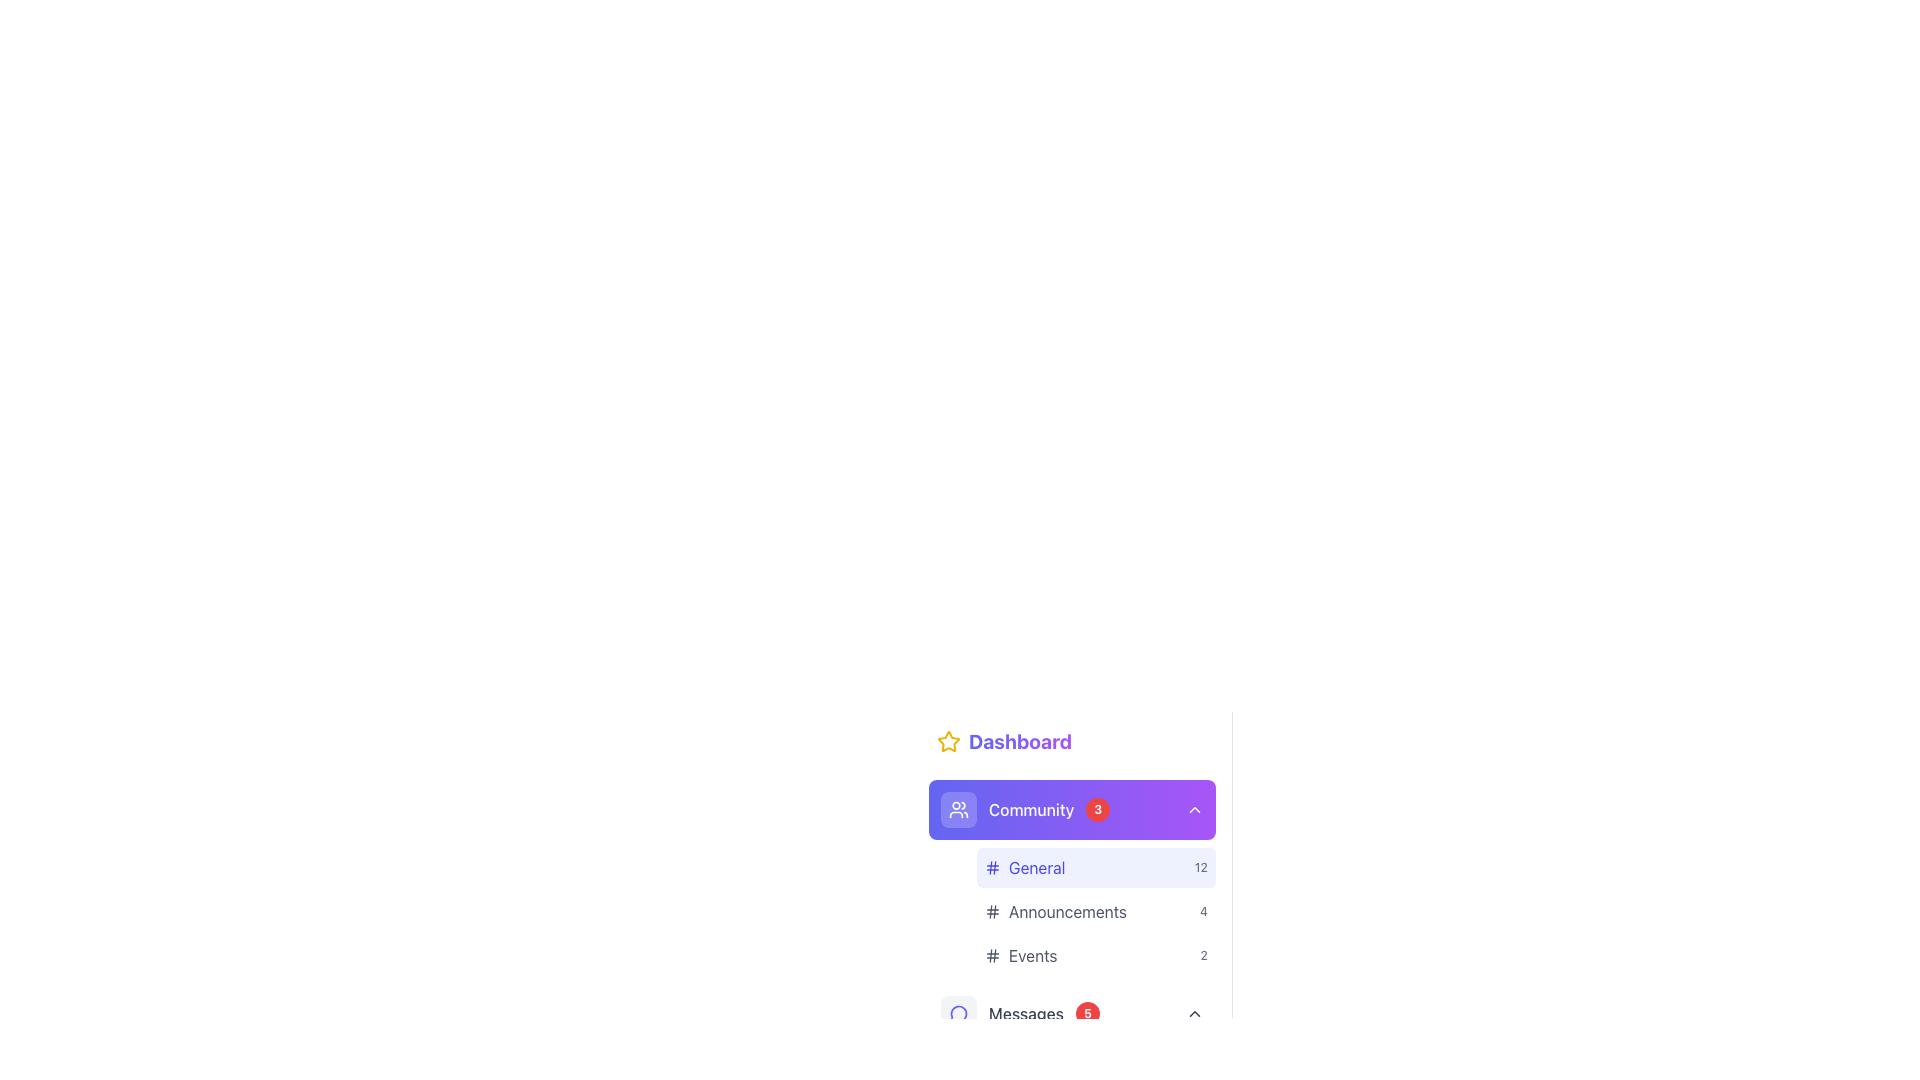  I want to click on the 'Announcements' navigation link located in the 'Community' collapsible section on the sidebar, which is positioned as the second item under 'General', so click(1067, 911).